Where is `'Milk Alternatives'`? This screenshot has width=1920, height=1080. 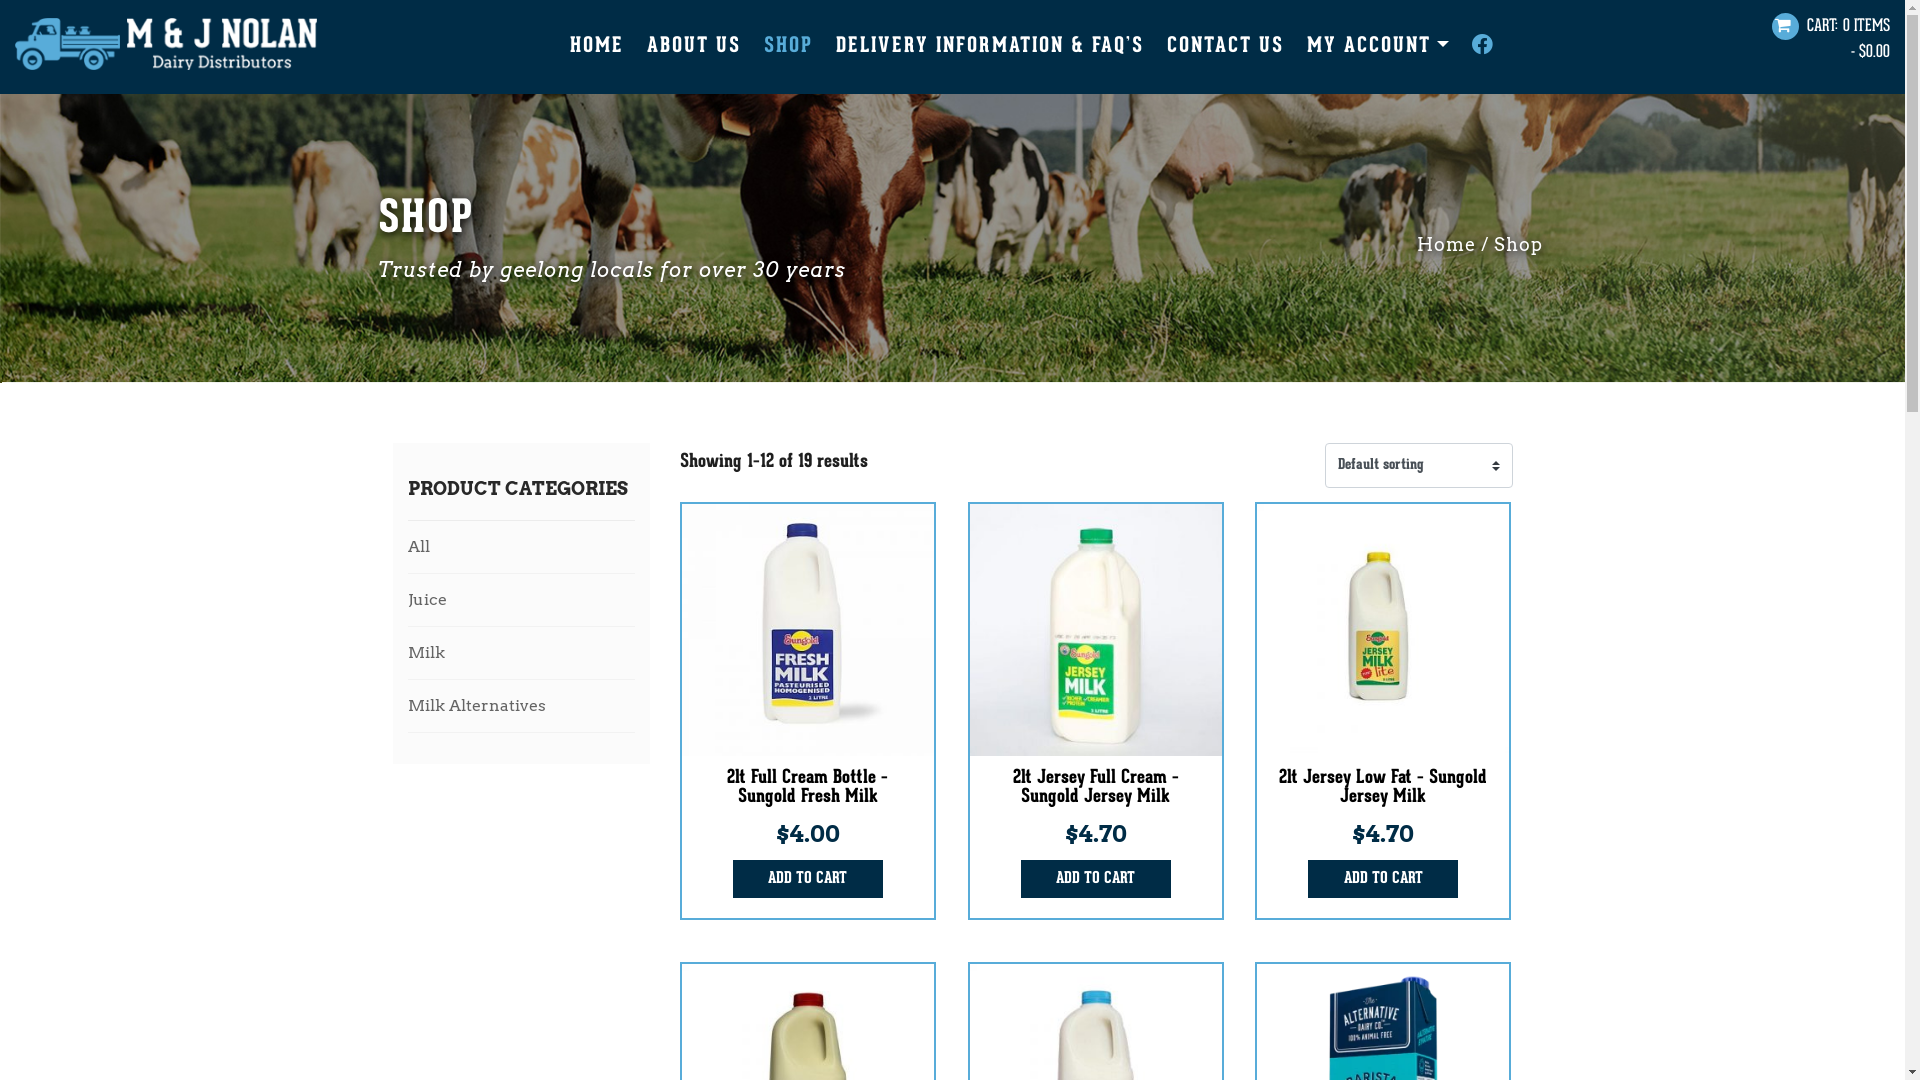 'Milk Alternatives' is located at coordinates (522, 704).